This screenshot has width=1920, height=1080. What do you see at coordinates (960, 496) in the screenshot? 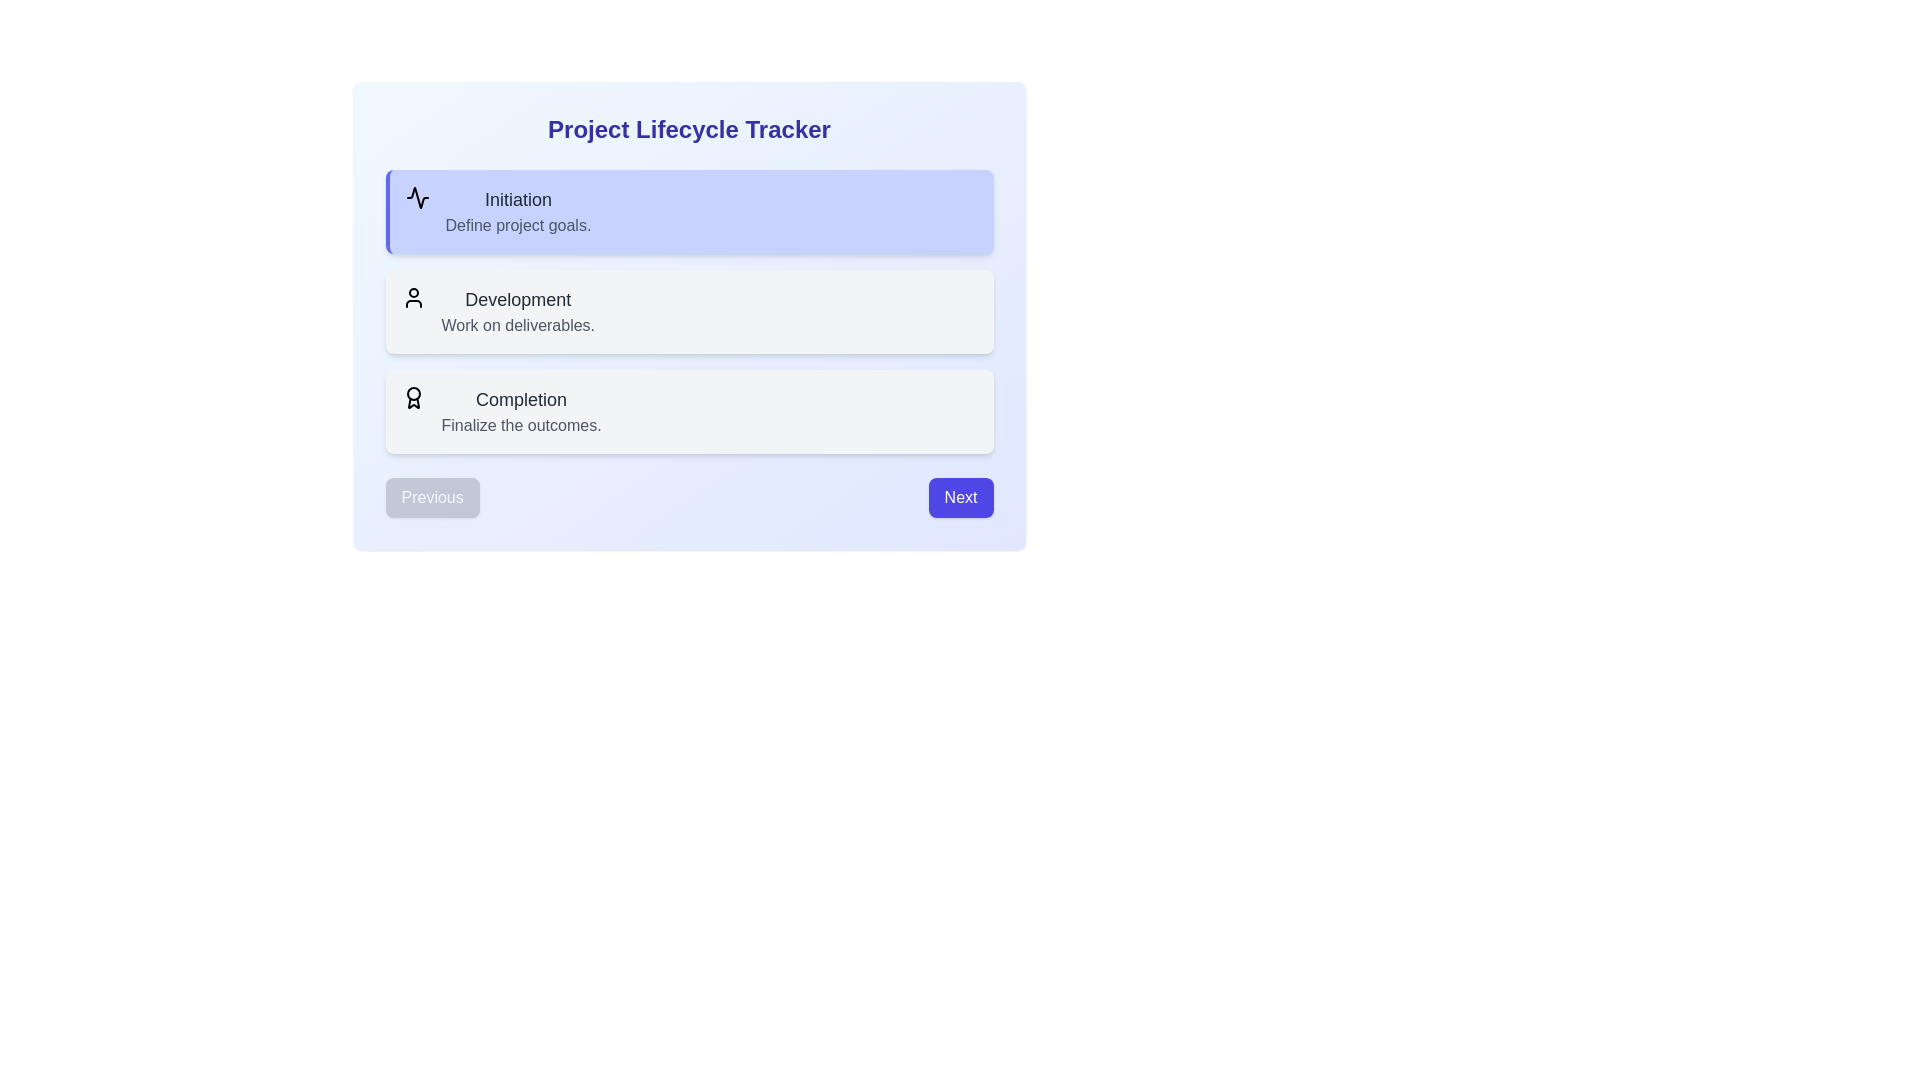
I see `the navigation button located at the bottom right corner of the interface to observe potential visual effects` at bounding box center [960, 496].